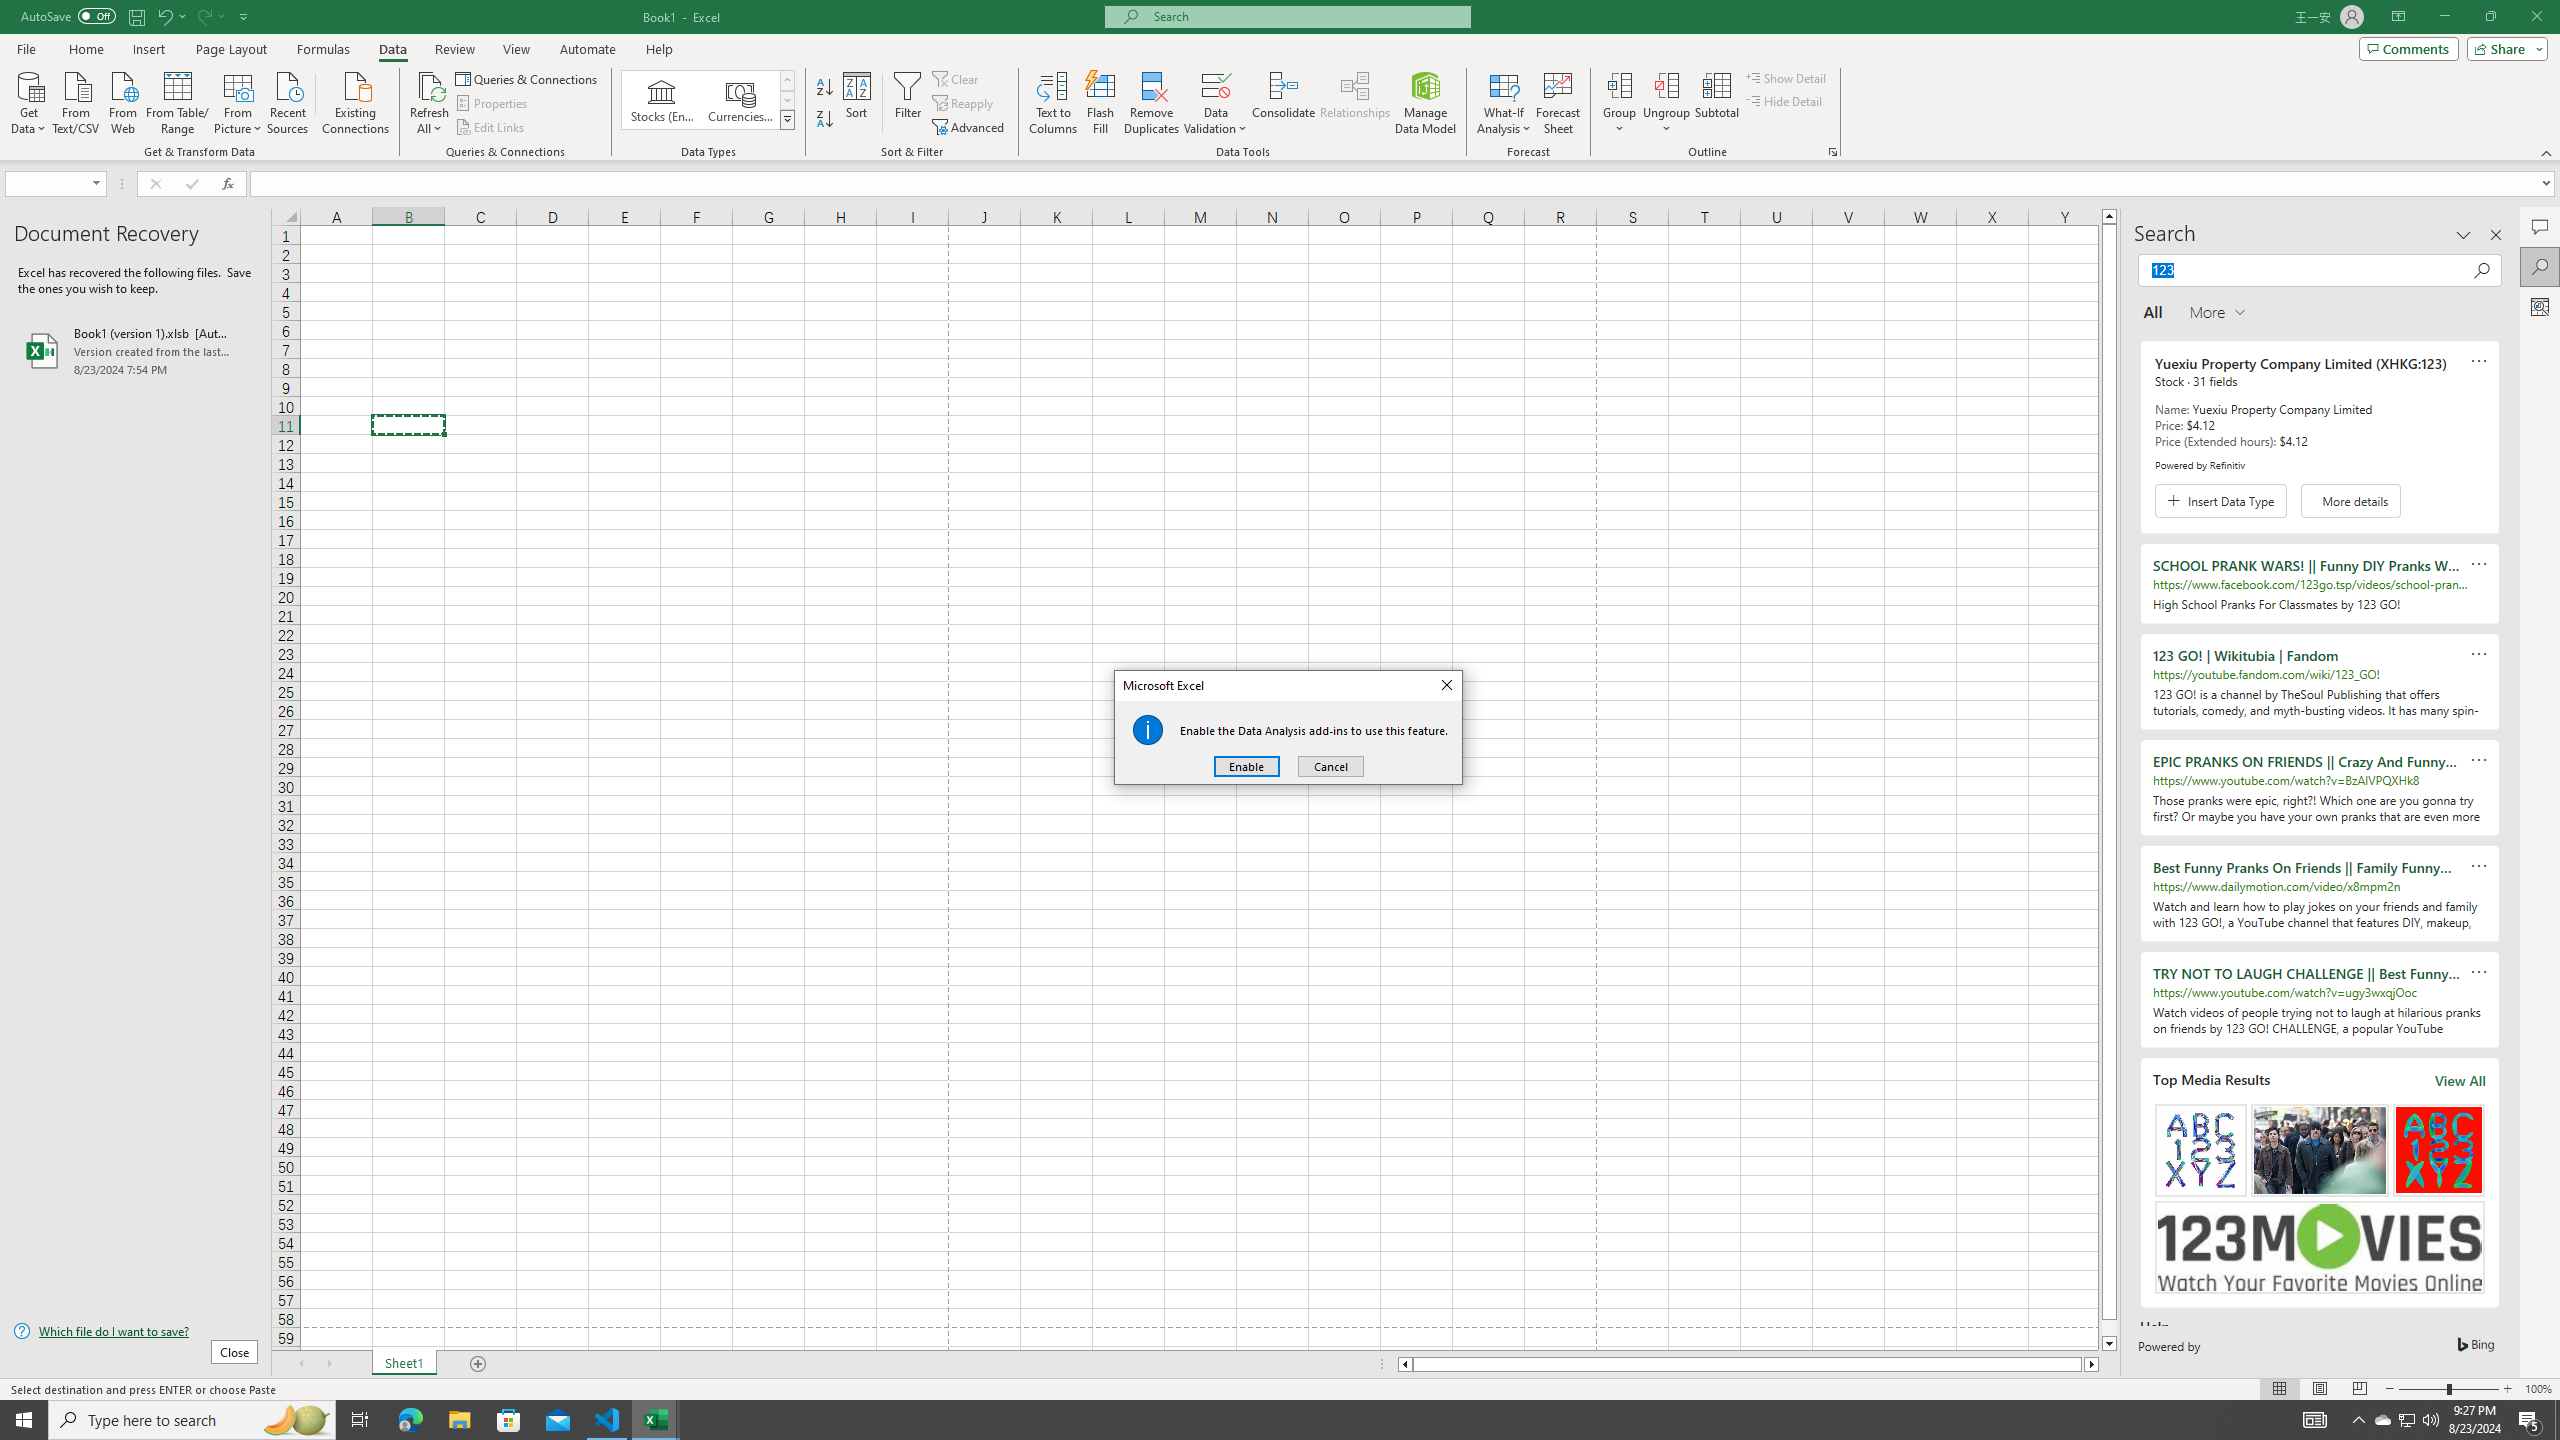 This screenshot has height=1440, width=2560. Describe the element at coordinates (607, 1418) in the screenshot. I see `'Visual Studio Code - 1 running window'` at that location.